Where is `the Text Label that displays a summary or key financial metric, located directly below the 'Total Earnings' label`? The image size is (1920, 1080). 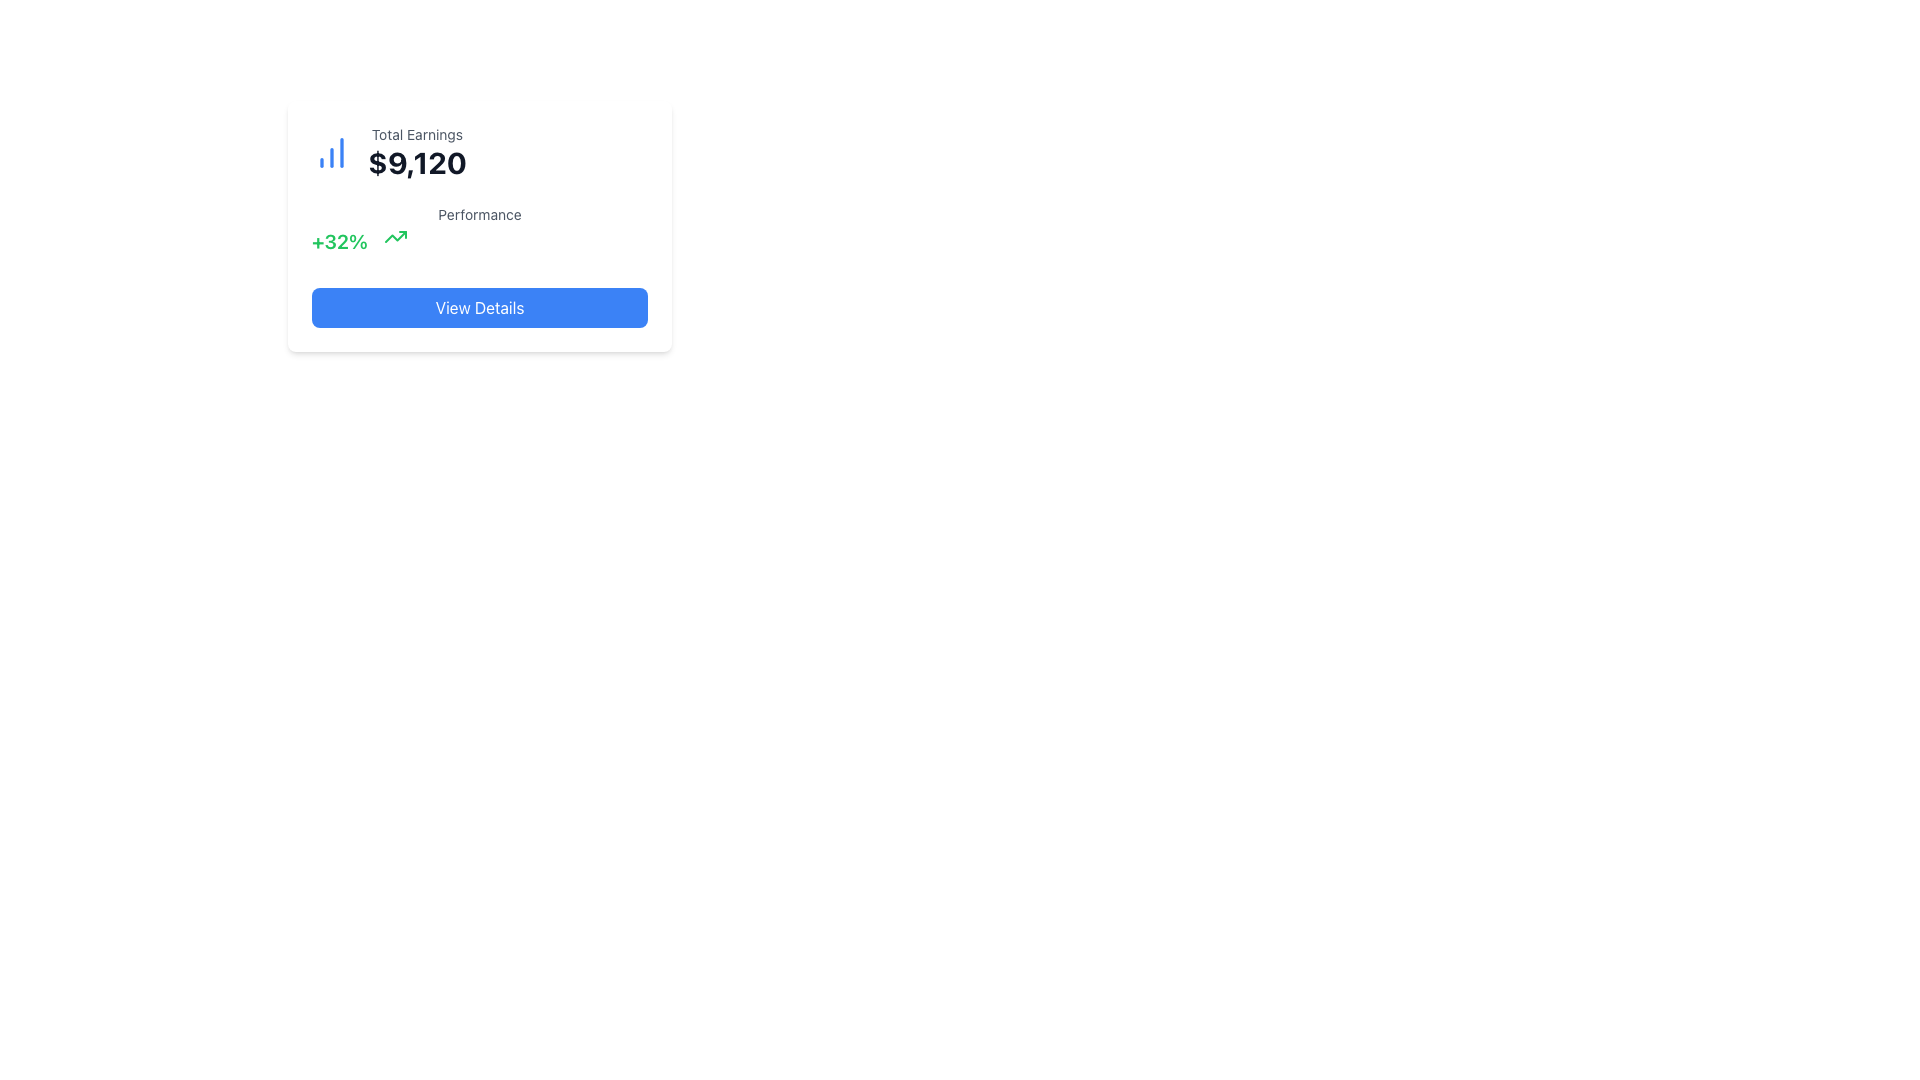 the Text Label that displays a summary or key financial metric, located directly below the 'Total Earnings' label is located at coordinates (416, 161).